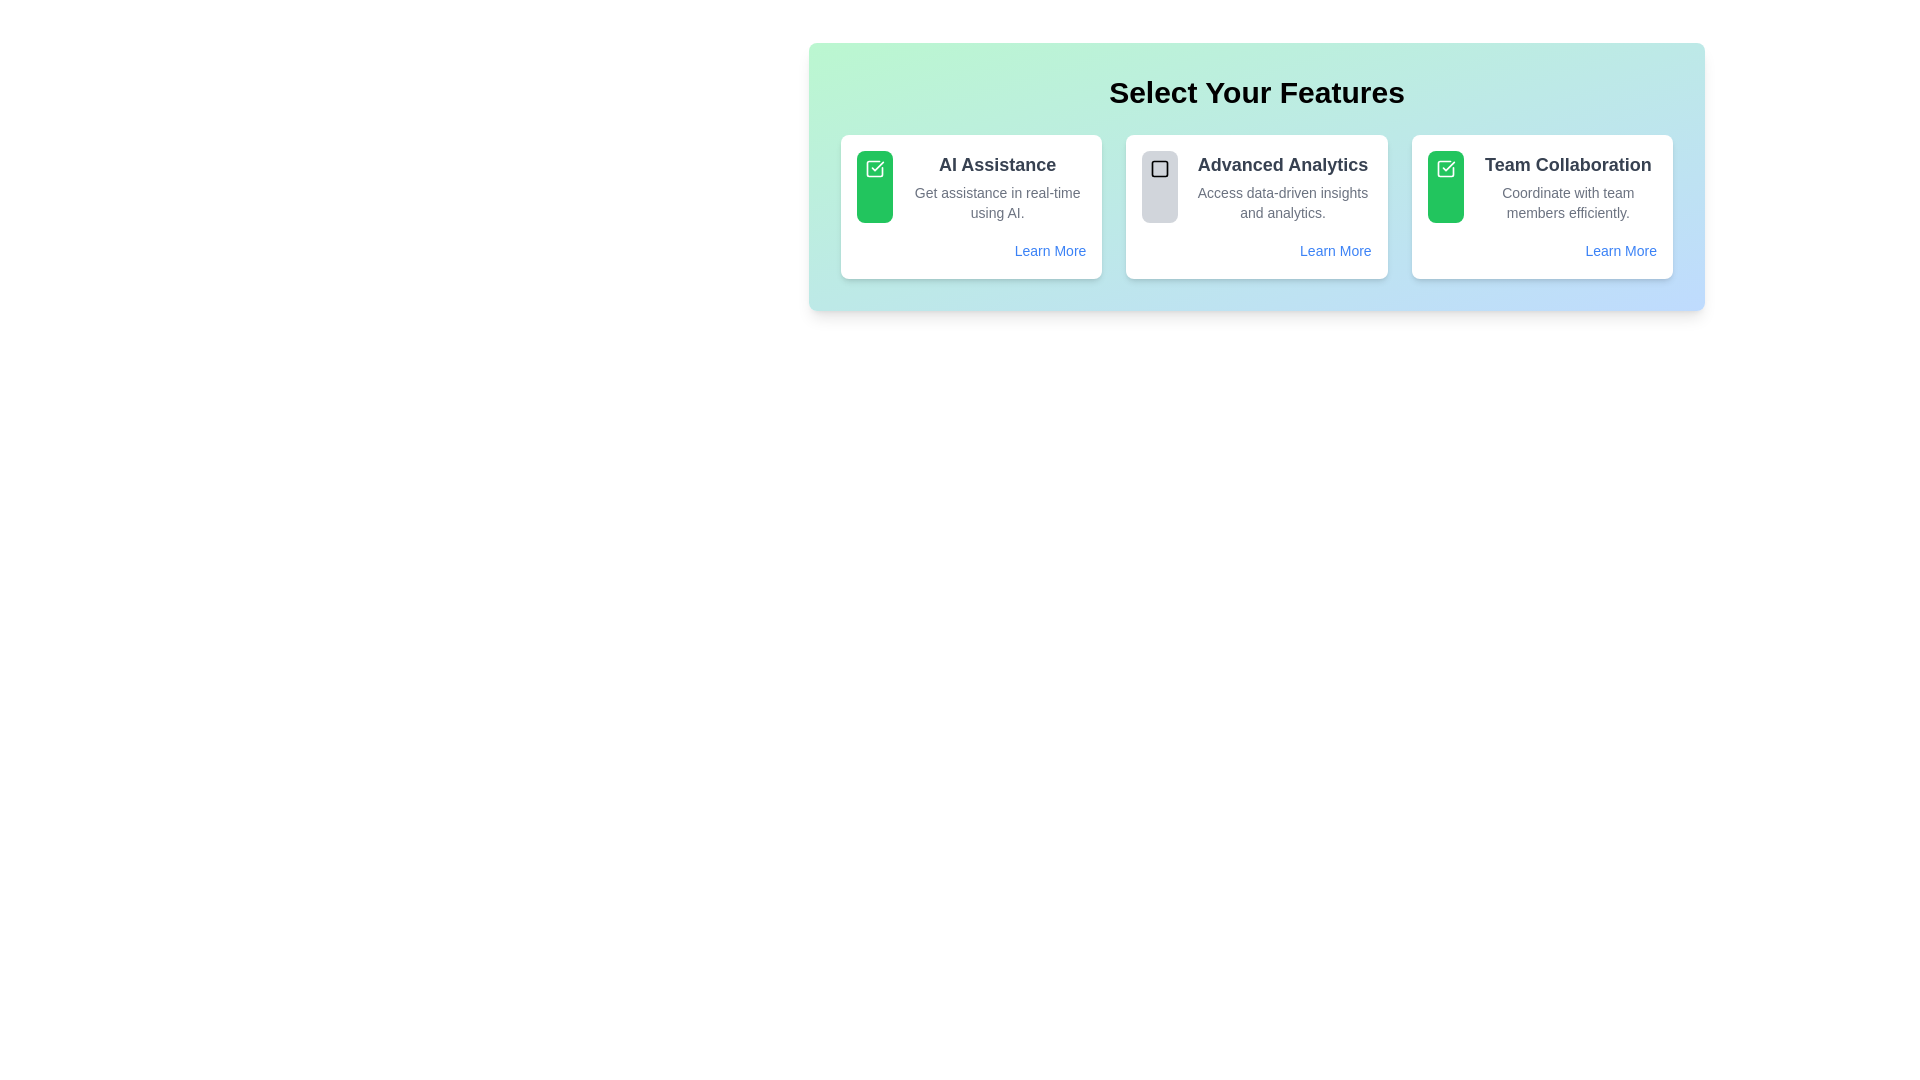 Image resolution: width=1920 pixels, height=1080 pixels. What do you see at coordinates (1445, 168) in the screenshot?
I see `the checkmark icon inside the green box in the top-right square of the 'Select Your Features' section, which is part of the 'Team Collaboration' card` at bounding box center [1445, 168].